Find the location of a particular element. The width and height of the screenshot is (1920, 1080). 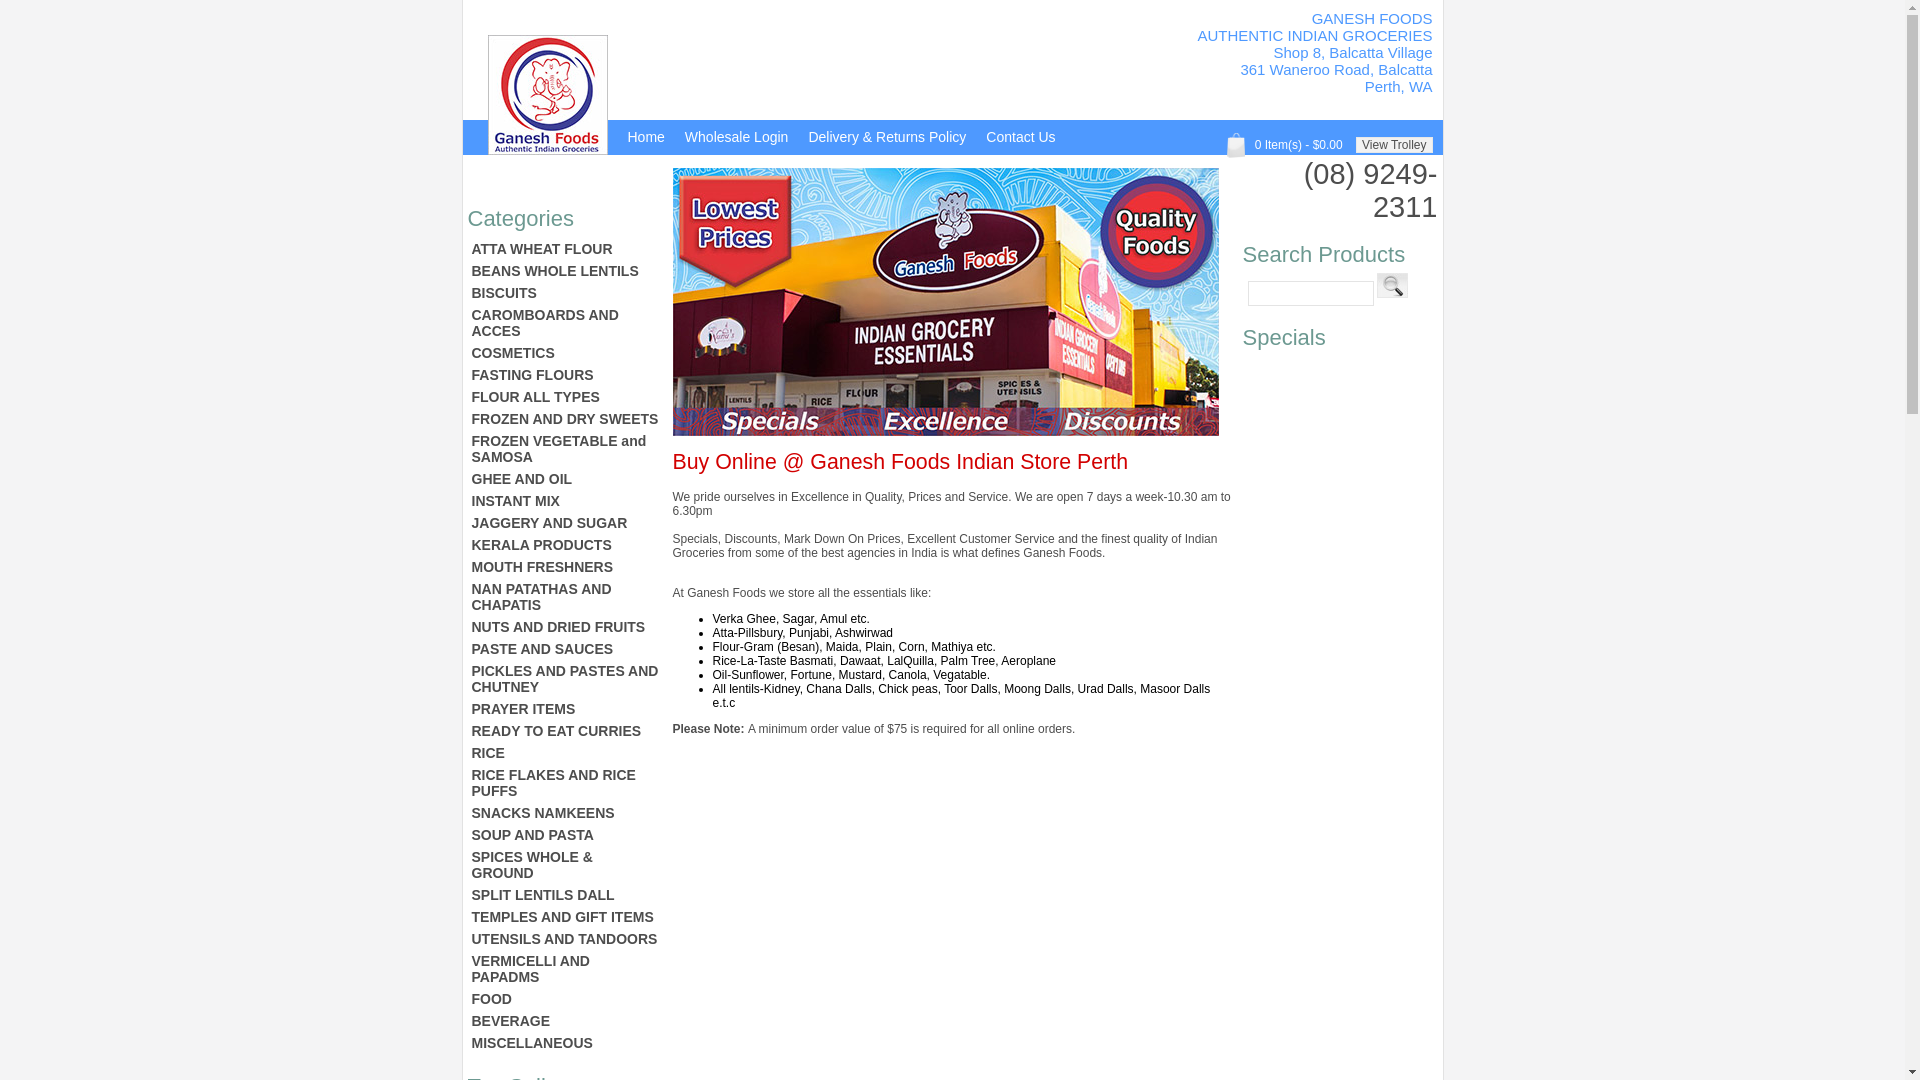

'INSTANT MIX' is located at coordinates (564, 500).